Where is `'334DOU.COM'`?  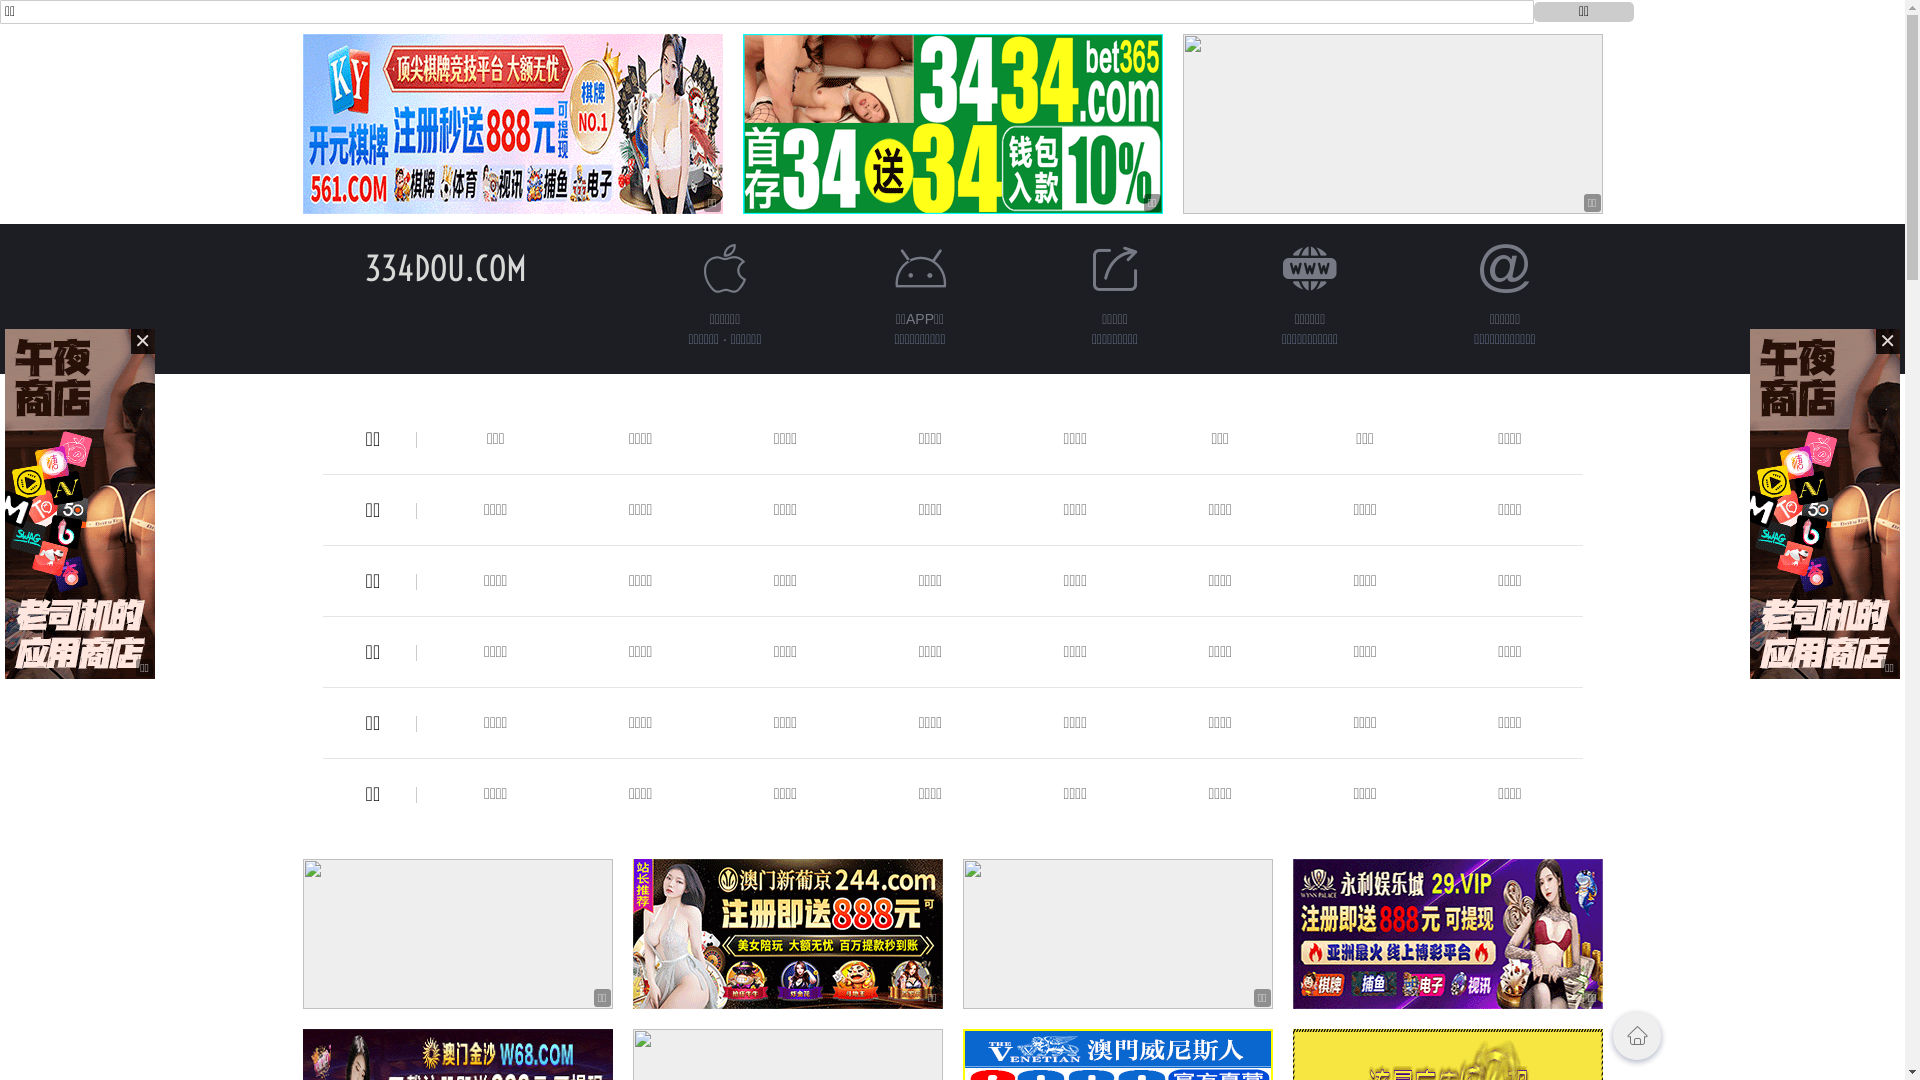 '334DOU.COM' is located at coordinates (444, 267).